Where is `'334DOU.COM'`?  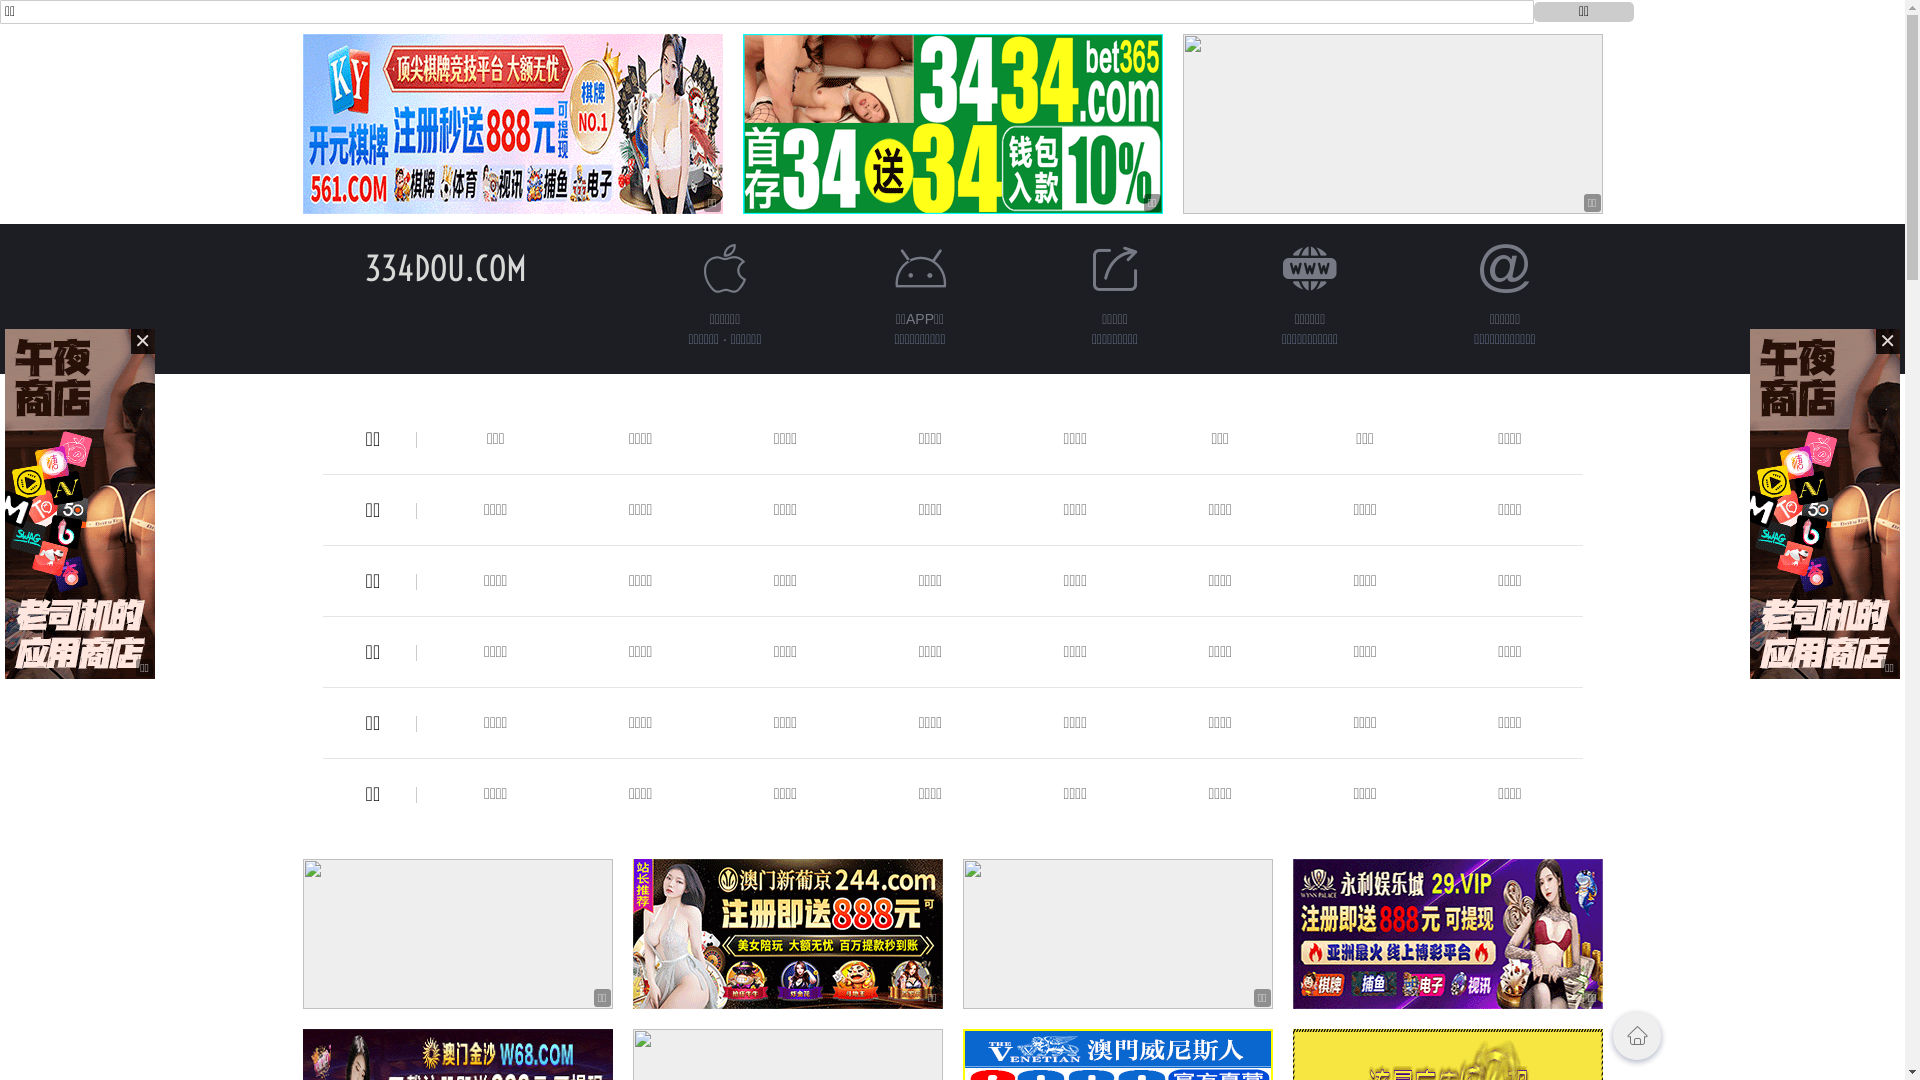 '334DOU.COM' is located at coordinates (444, 267).